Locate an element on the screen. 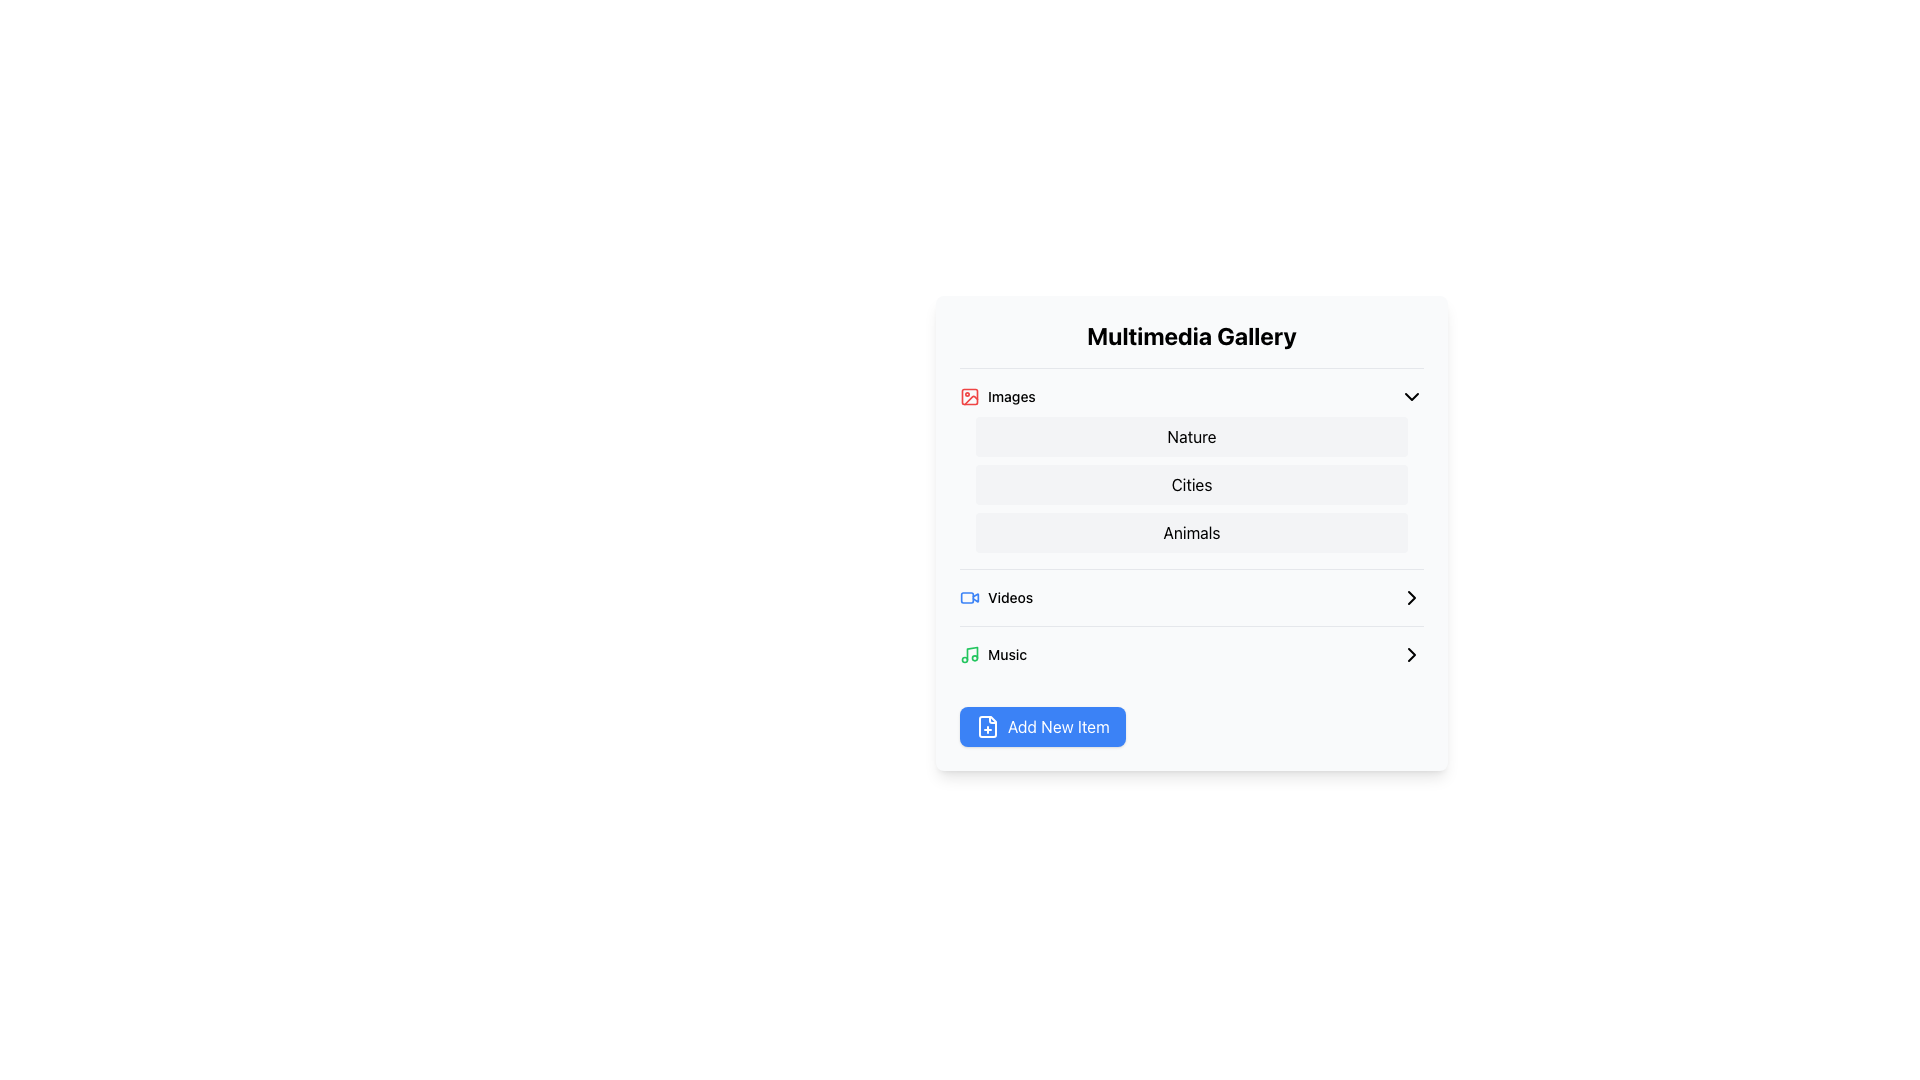 This screenshot has height=1080, width=1920. the selectable item labeled 'Nature' in the list under the 'Images' section is located at coordinates (1191, 435).